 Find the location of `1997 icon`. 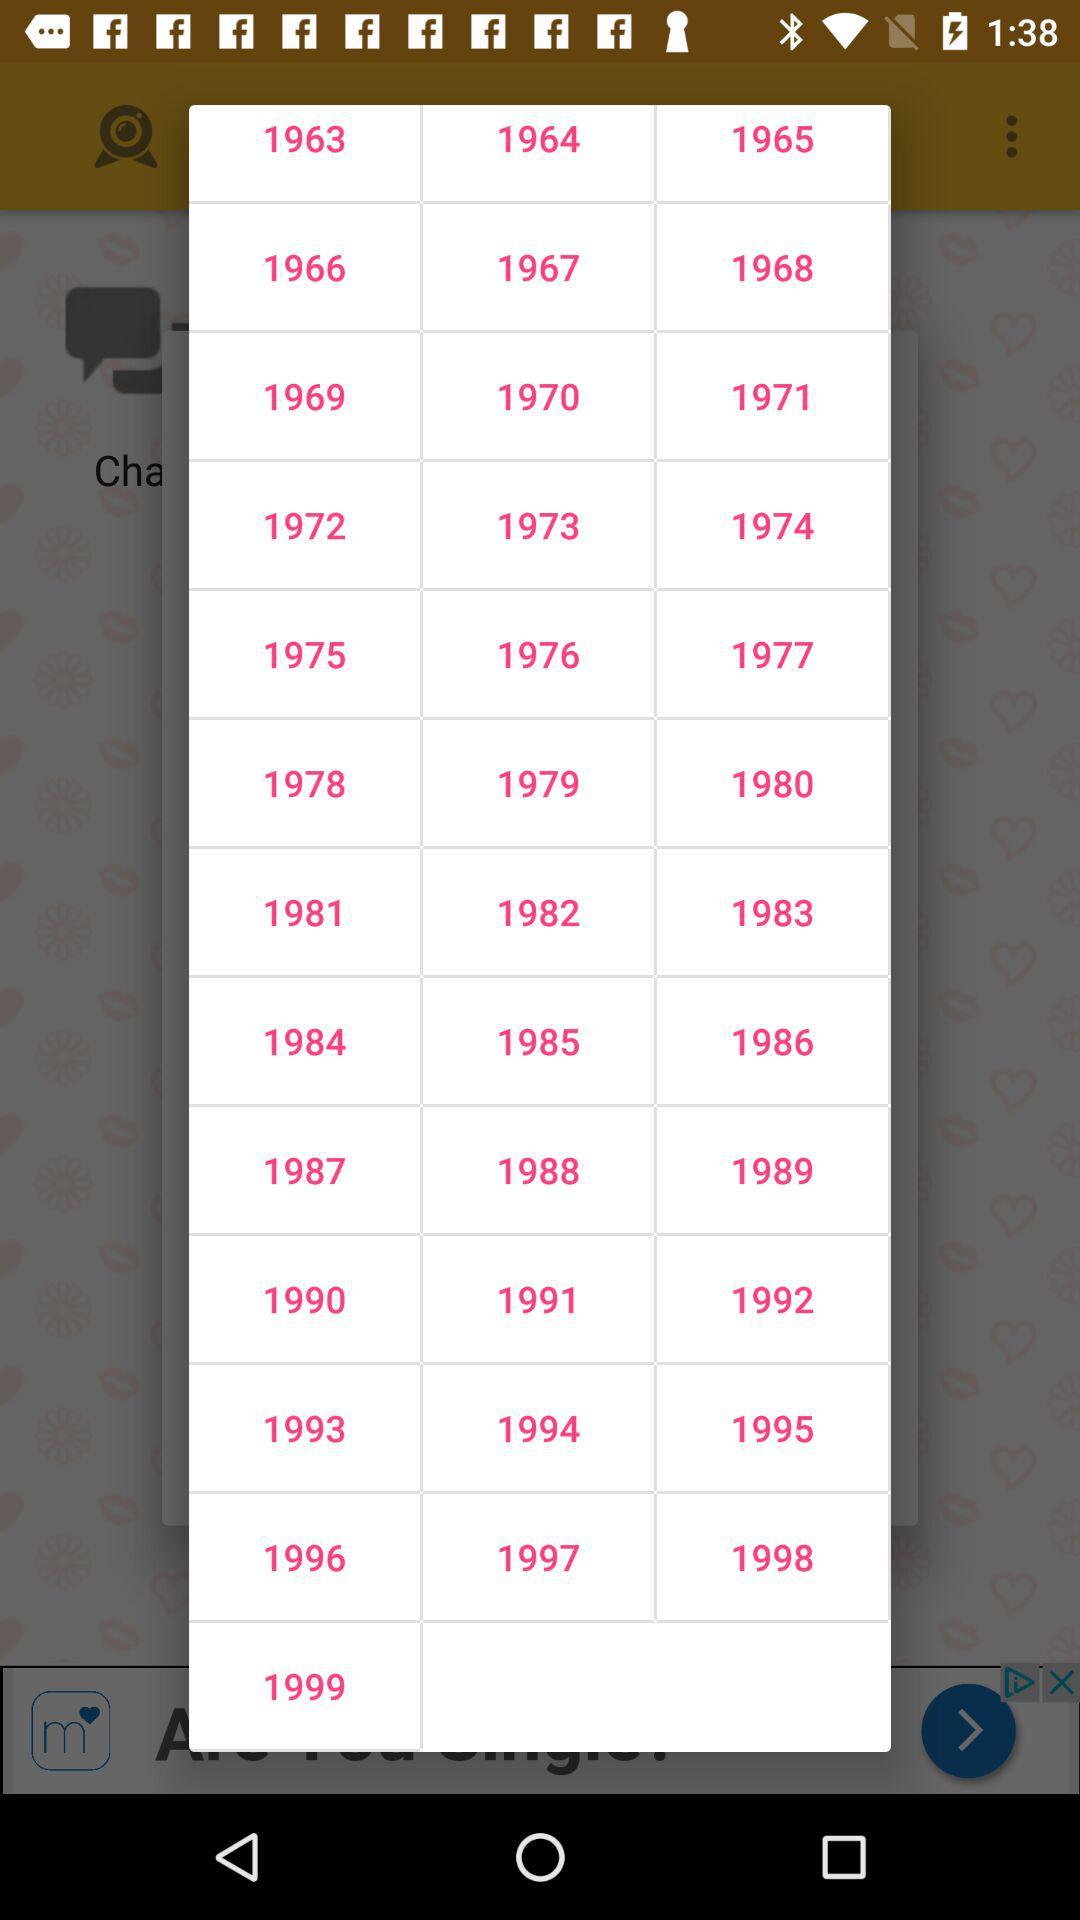

1997 icon is located at coordinates (537, 1555).